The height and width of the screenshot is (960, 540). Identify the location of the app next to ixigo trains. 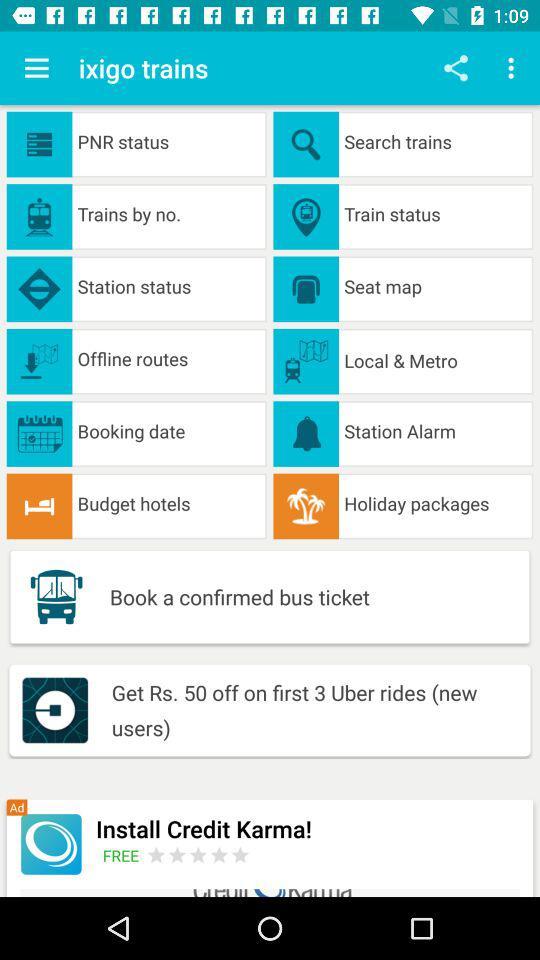
(36, 68).